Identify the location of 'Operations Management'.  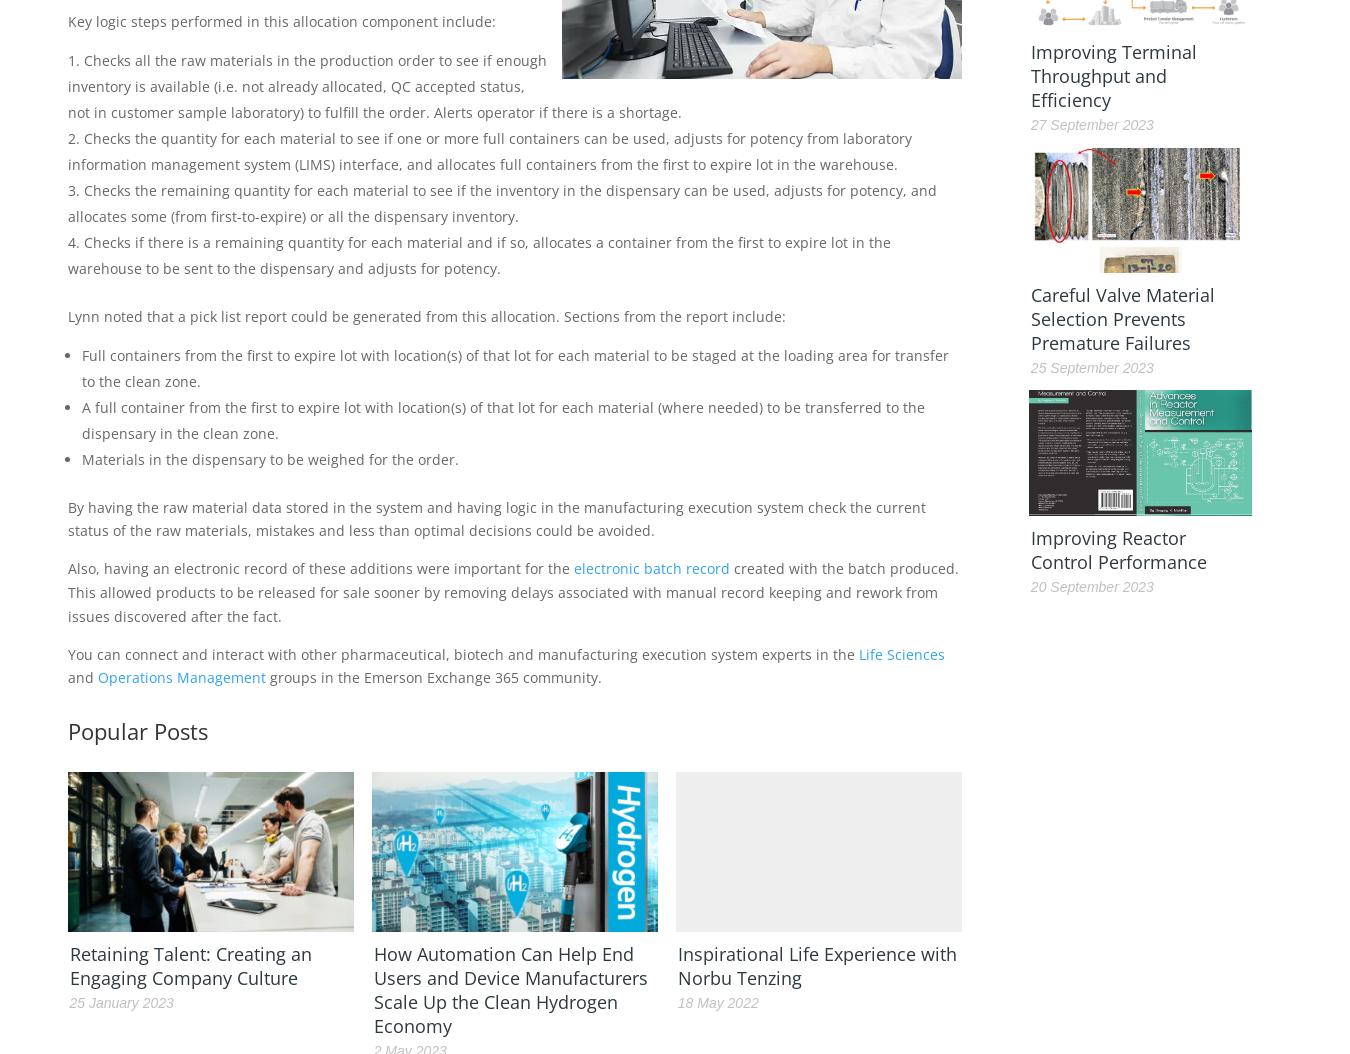
(181, 677).